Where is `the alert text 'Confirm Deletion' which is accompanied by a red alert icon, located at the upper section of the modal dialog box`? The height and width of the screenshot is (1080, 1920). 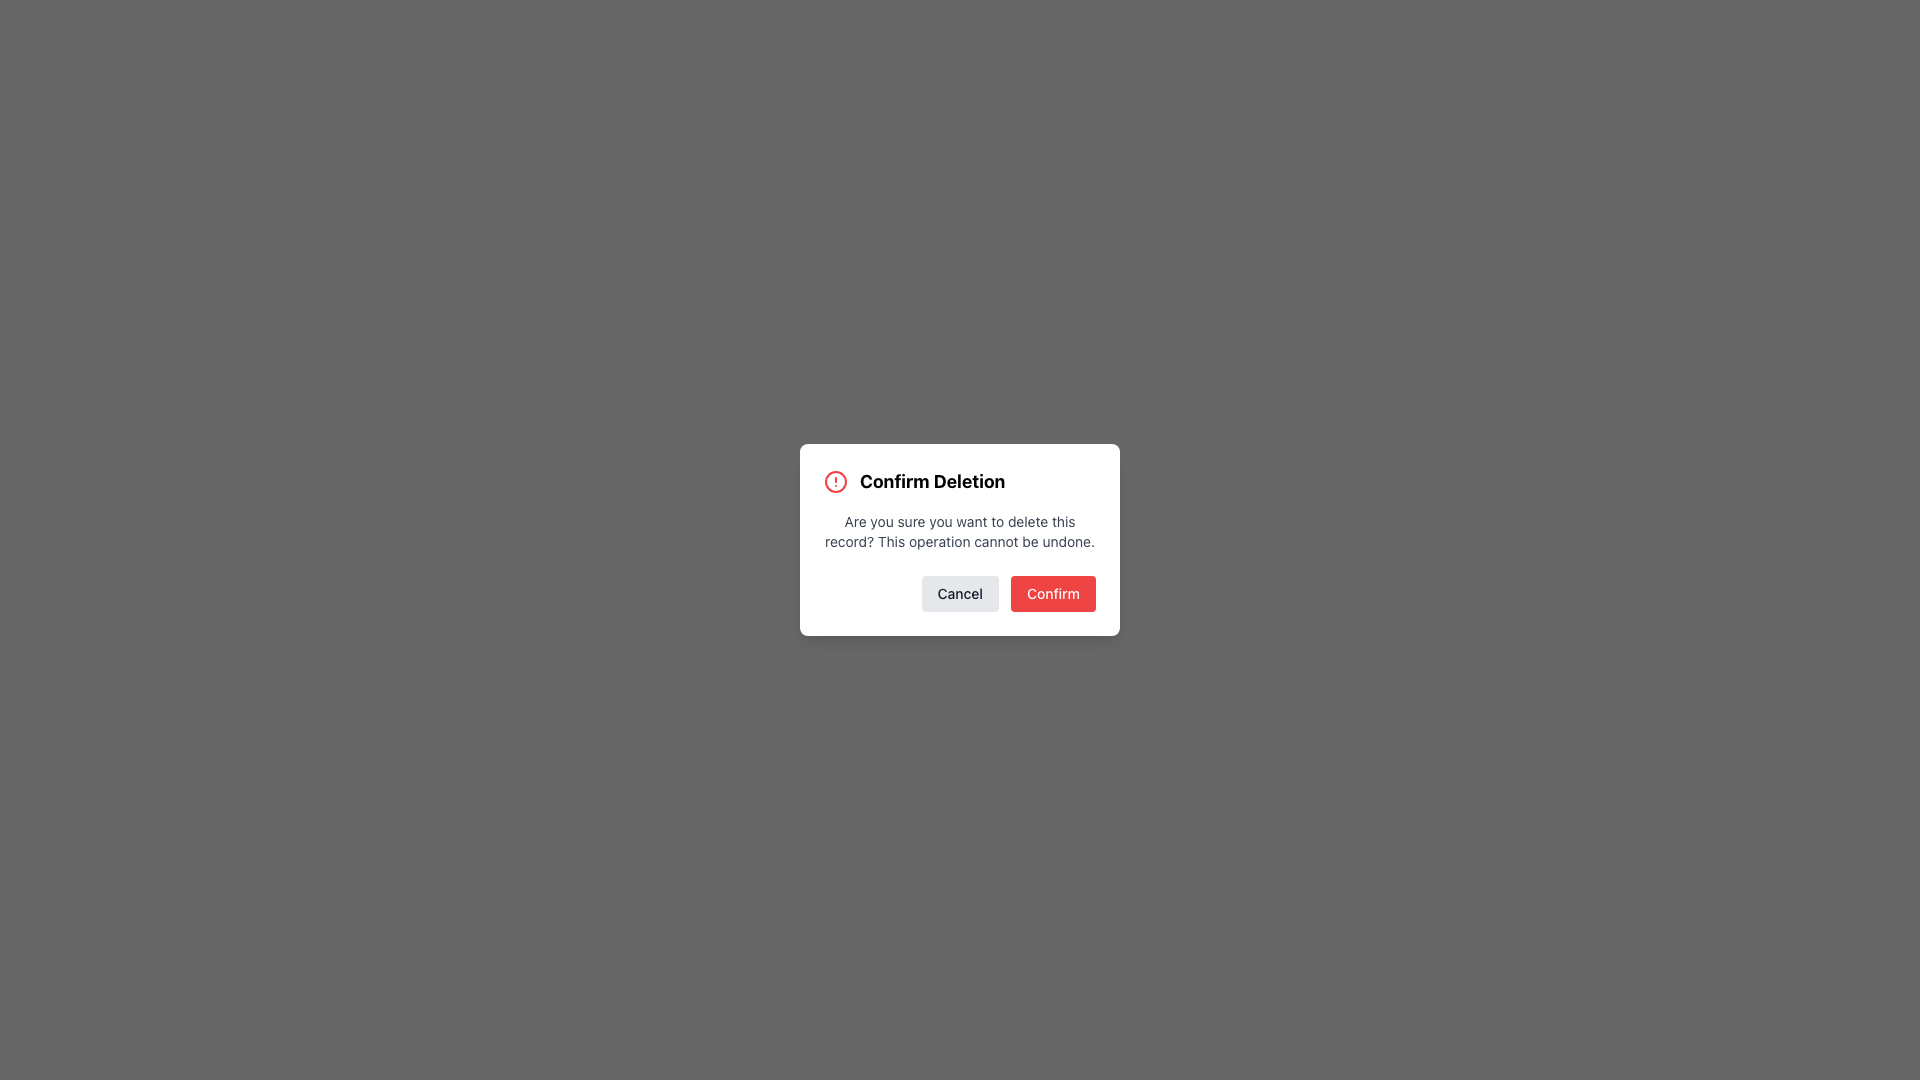
the alert text 'Confirm Deletion' which is accompanied by a red alert icon, located at the upper section of the modal dialog box is located at coordinates (960, 482).